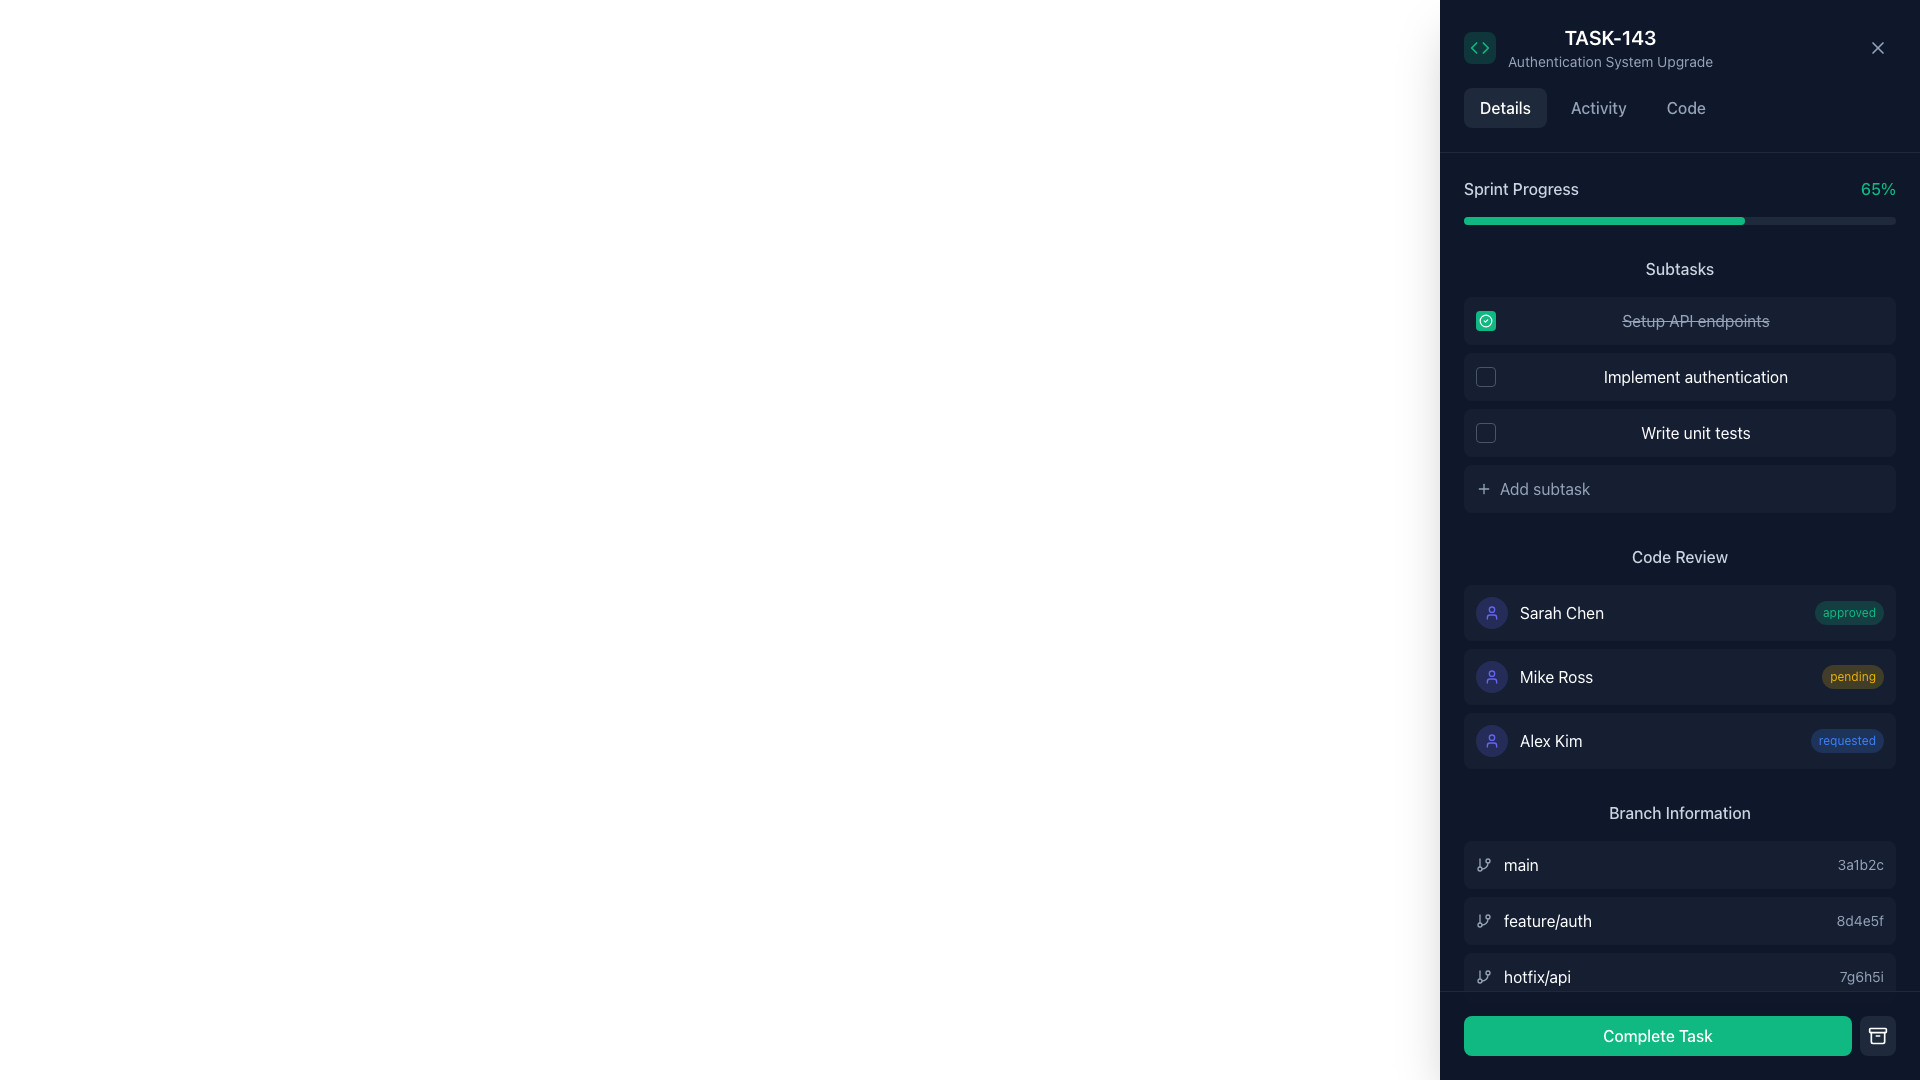 The width and height of the screenshot is (1920, 1080). I want to click on the progress bar located beneath the 'Sprint Progress' label, which is partially filled with green and has rounded corners, so click(1680, 220).